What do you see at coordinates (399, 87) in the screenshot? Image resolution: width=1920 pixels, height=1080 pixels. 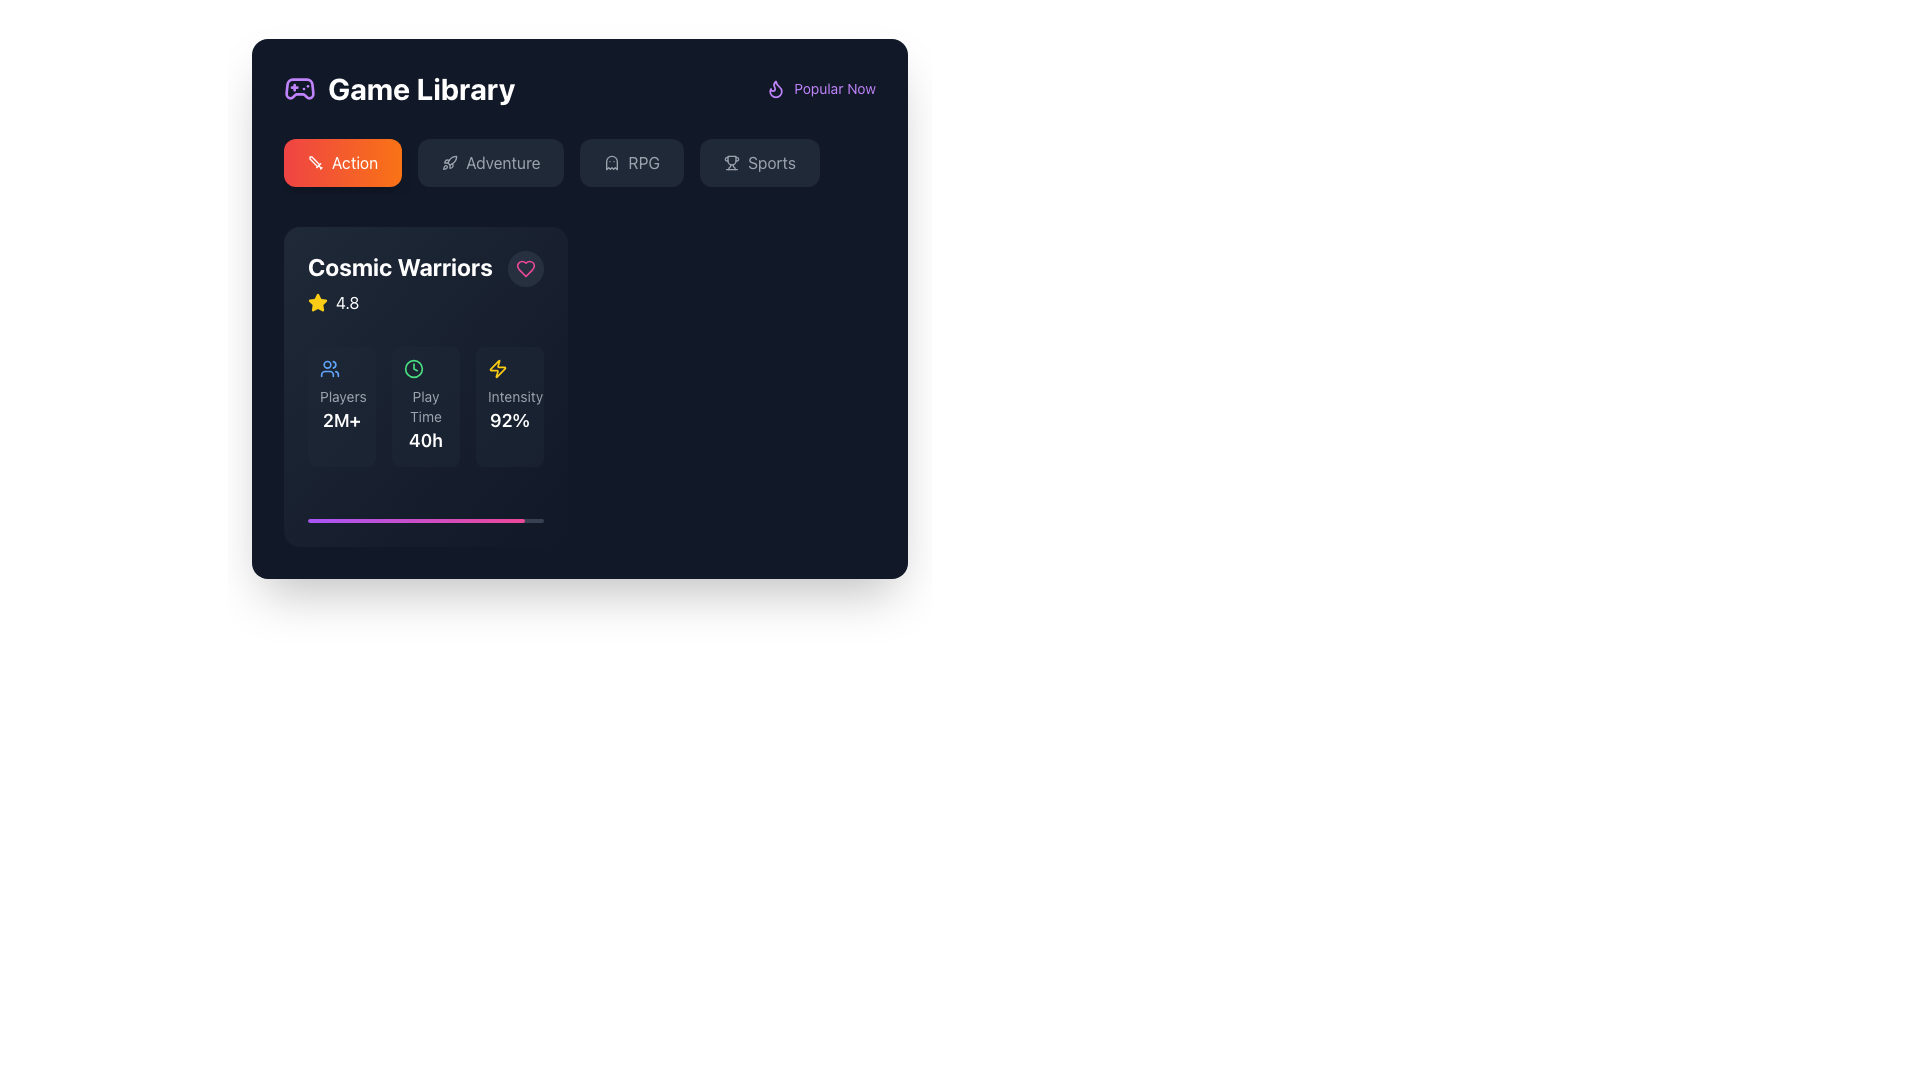 I see `'Game Library' heading that features a white, bold font and a purple game controller icon on a dark blue background, located at the top-left corner of the interface` at bounding box center [399, 87].